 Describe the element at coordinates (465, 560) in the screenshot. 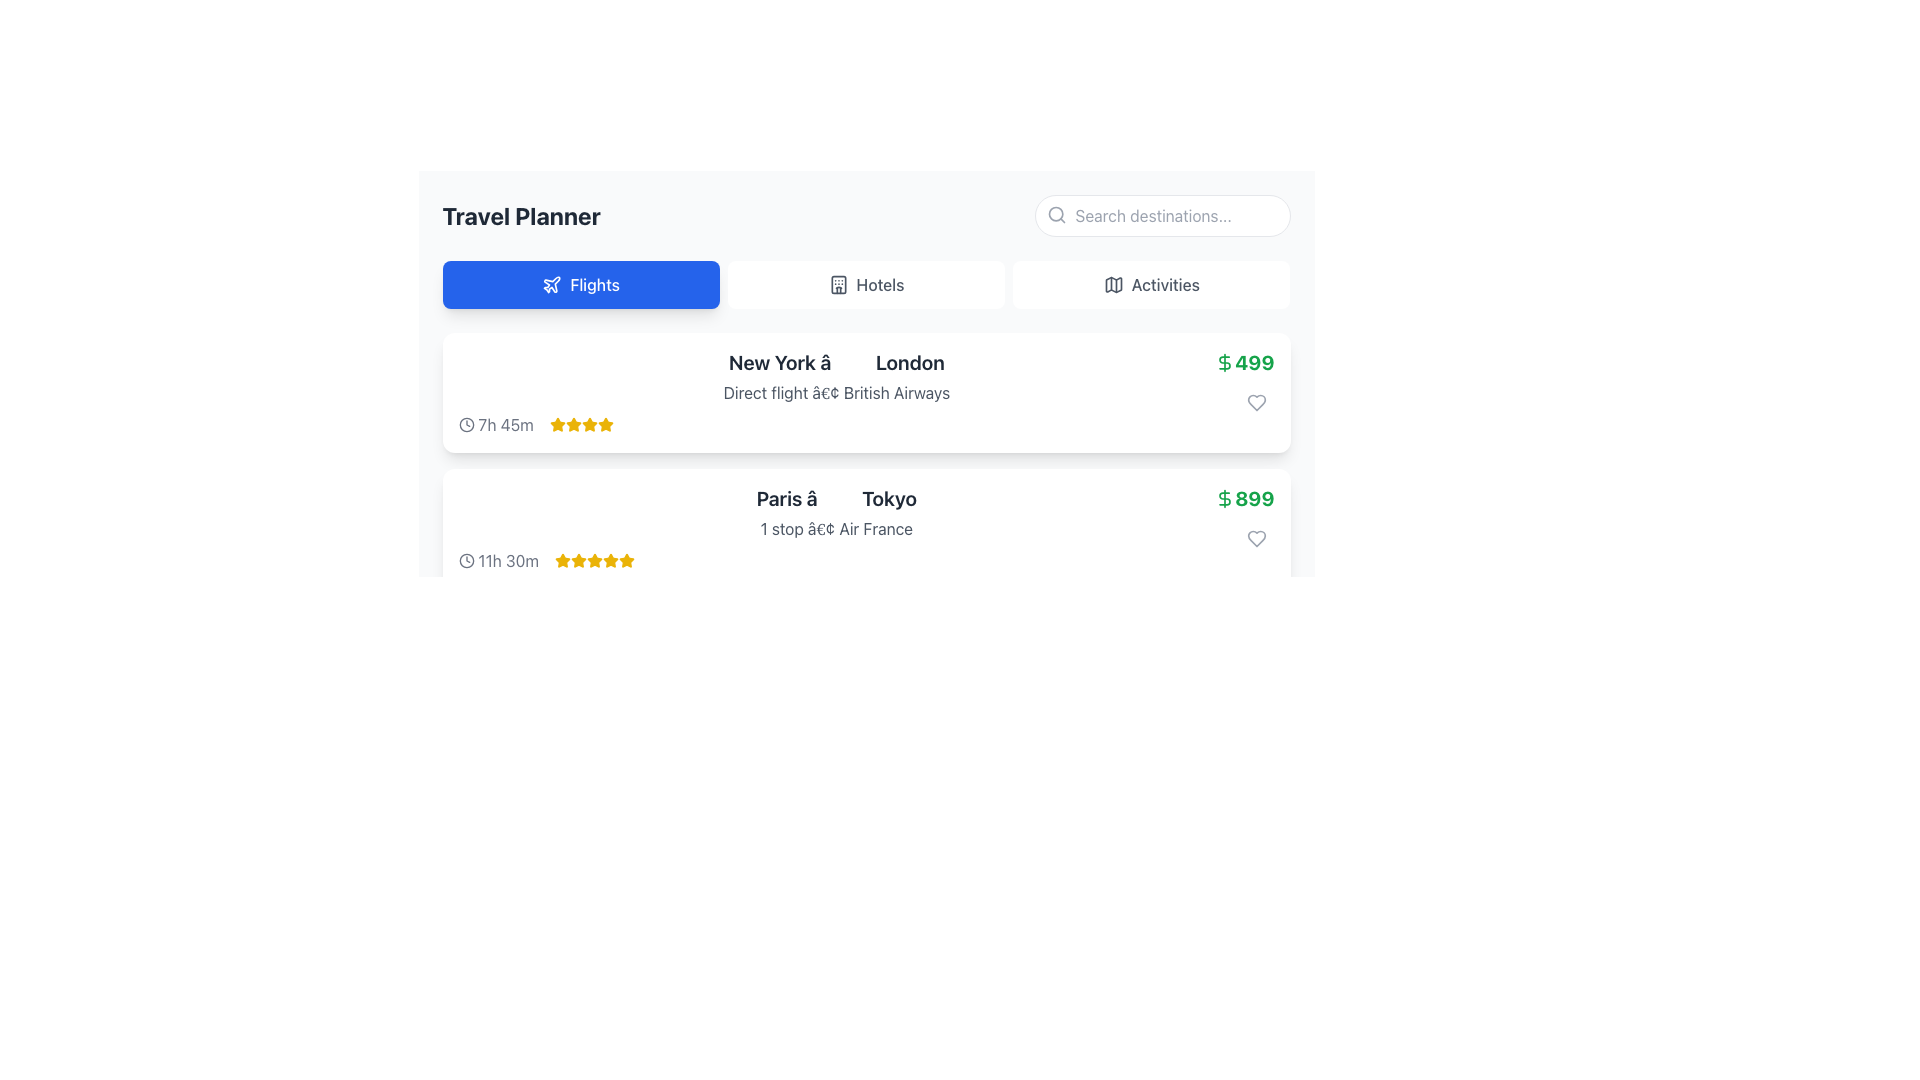

I see `the circular clock icon located in the 'Time and Rating' section for the second flight option ('Paris to Tokyo'), which is positioned to the left of the text '11h 30m'` at that location.